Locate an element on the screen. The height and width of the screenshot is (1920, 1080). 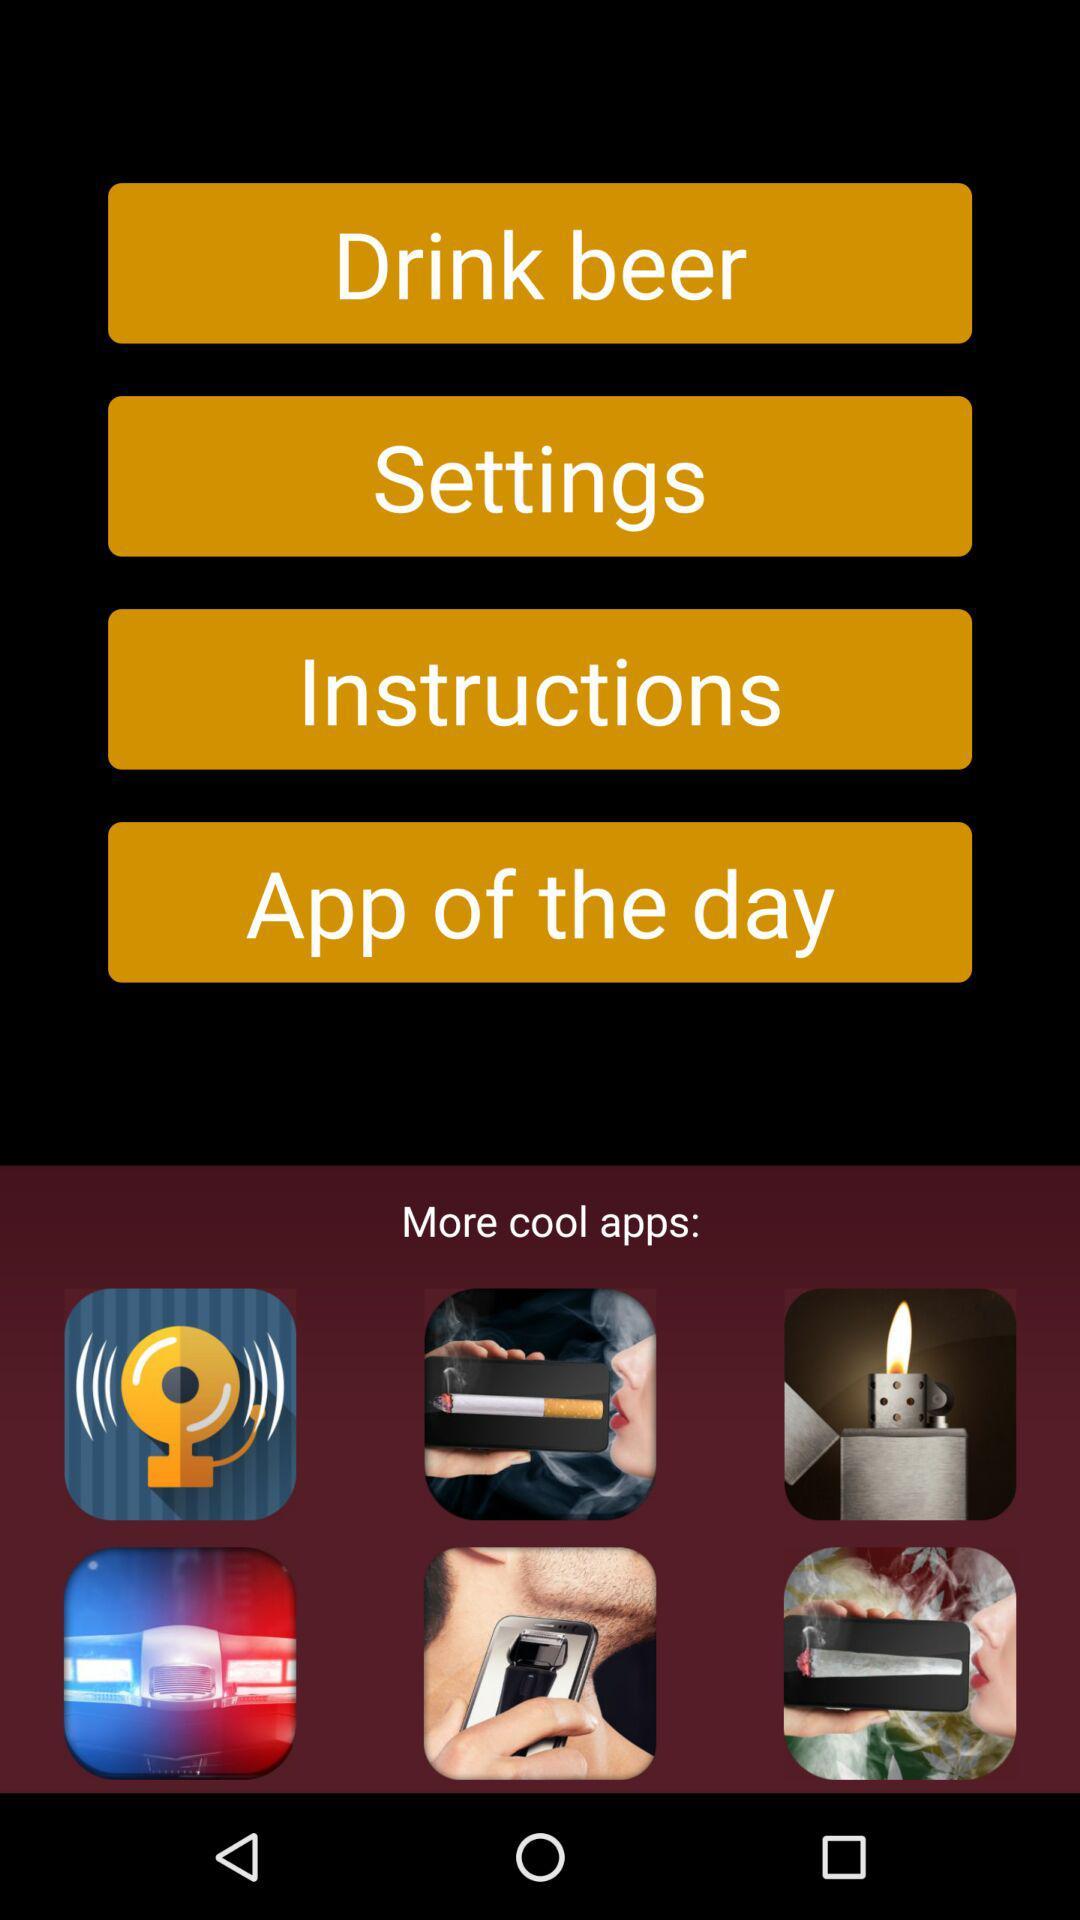
instructions button is located at coordinates (540, 689).